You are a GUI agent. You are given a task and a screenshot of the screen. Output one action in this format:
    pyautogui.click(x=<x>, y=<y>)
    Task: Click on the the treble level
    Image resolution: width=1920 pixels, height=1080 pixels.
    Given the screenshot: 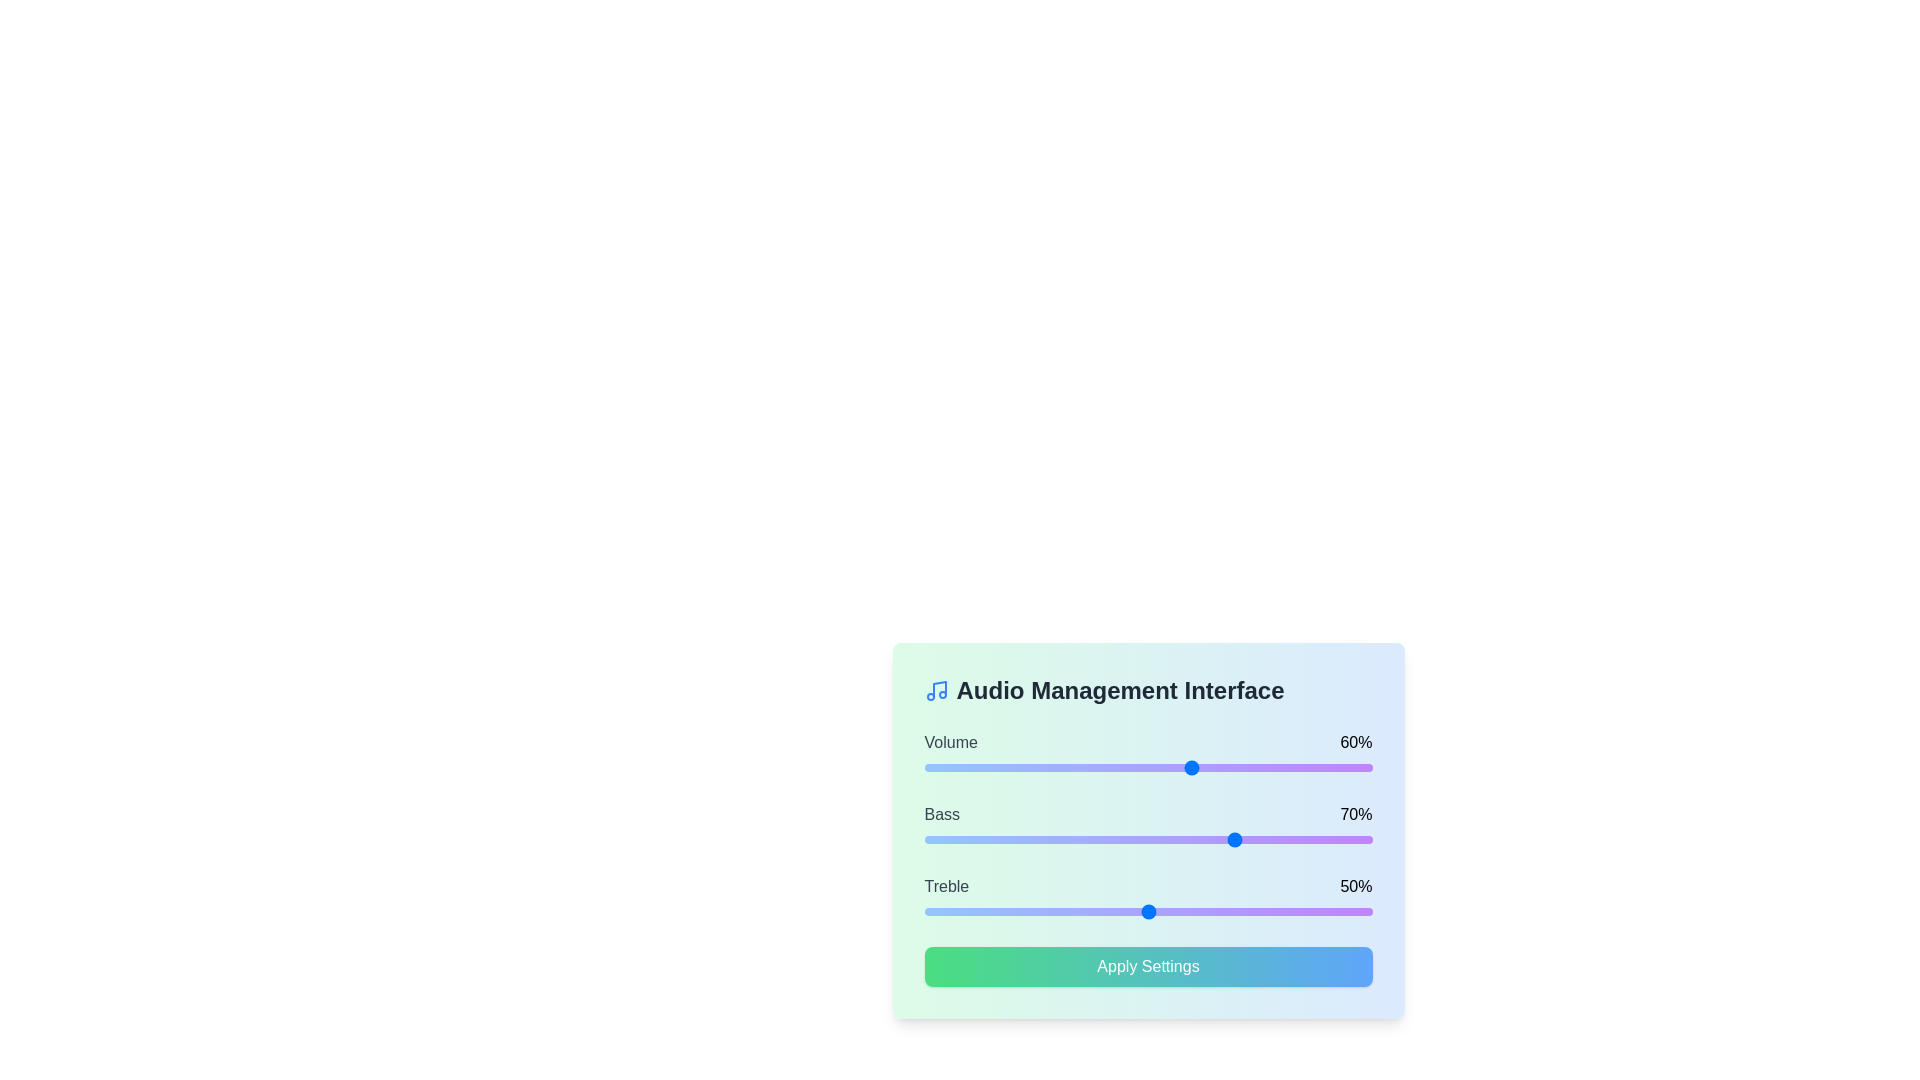 What is the action you would take?
    pyautogui.click(x=1062, y=911)
    